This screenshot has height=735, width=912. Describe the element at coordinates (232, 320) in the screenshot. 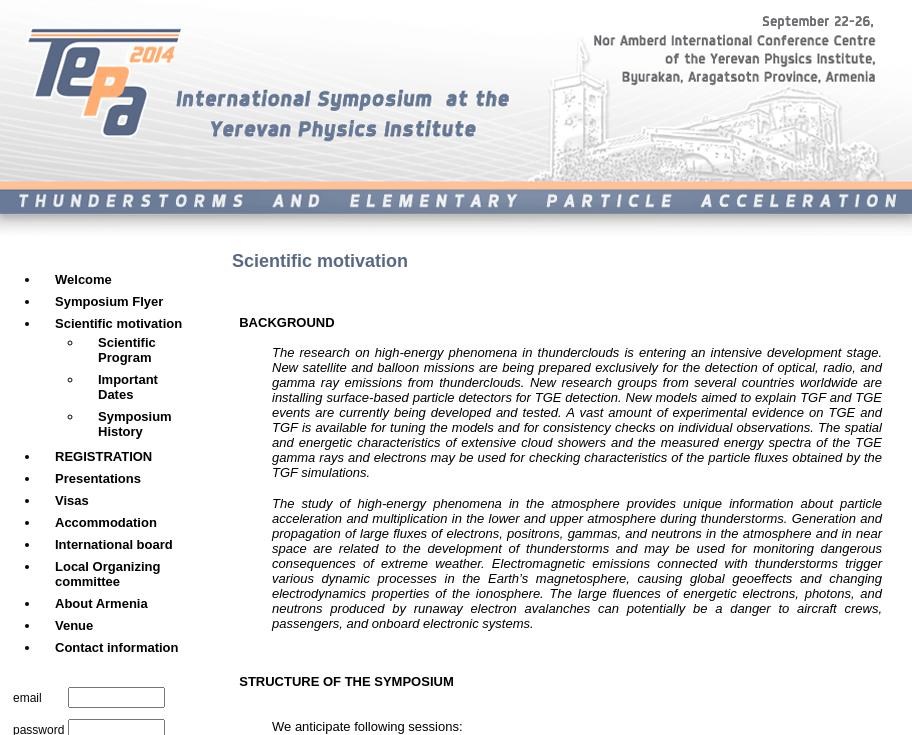

I see `'BACKGROUND'` at that location.